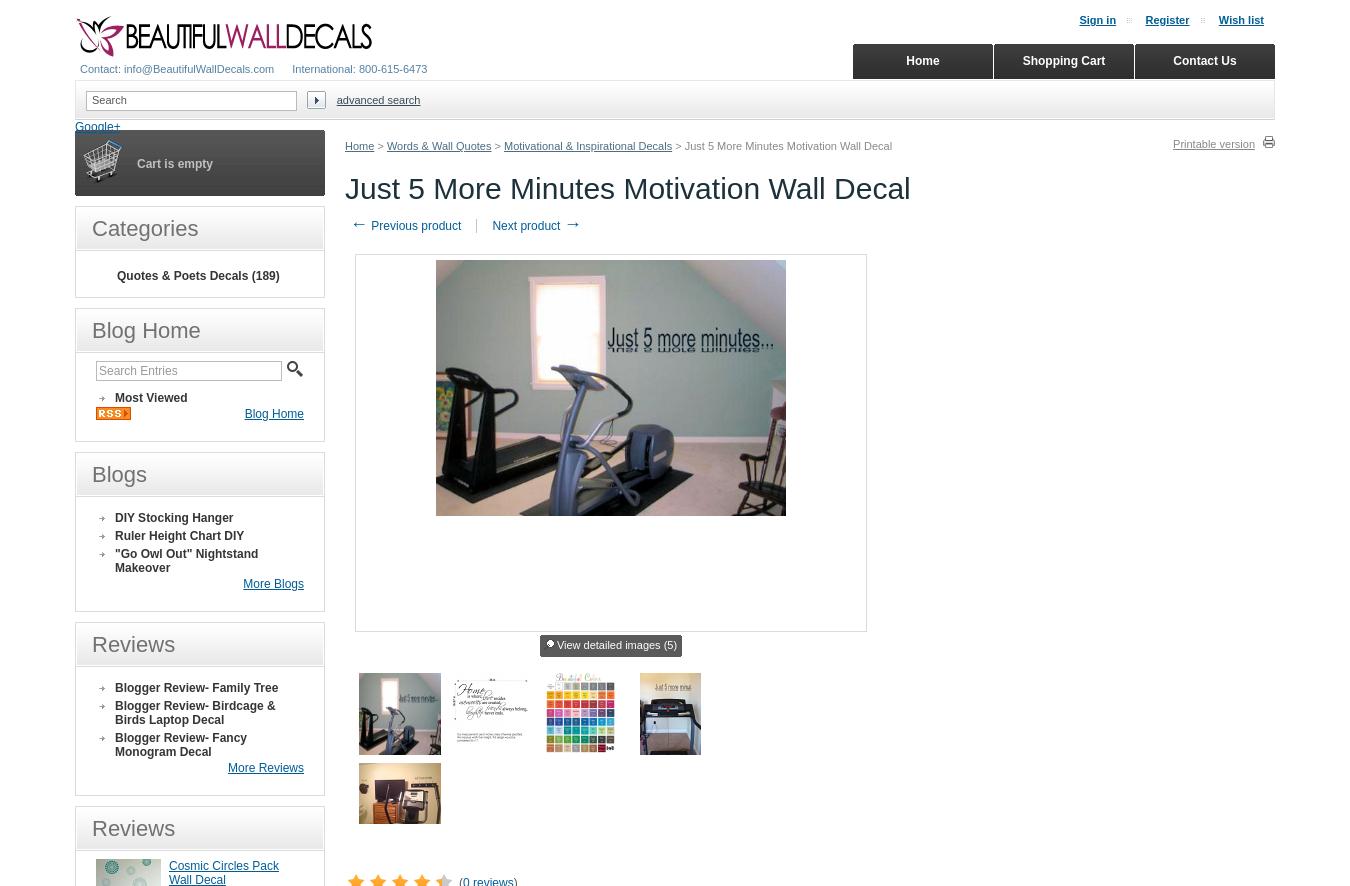 This screenshot has width=1350, height=886. What do you see at coordinates (181, 745) in the screenshot?
I see `'Blogger Review- Fancy Monogram Decal'` at bounding box center [181, 745].